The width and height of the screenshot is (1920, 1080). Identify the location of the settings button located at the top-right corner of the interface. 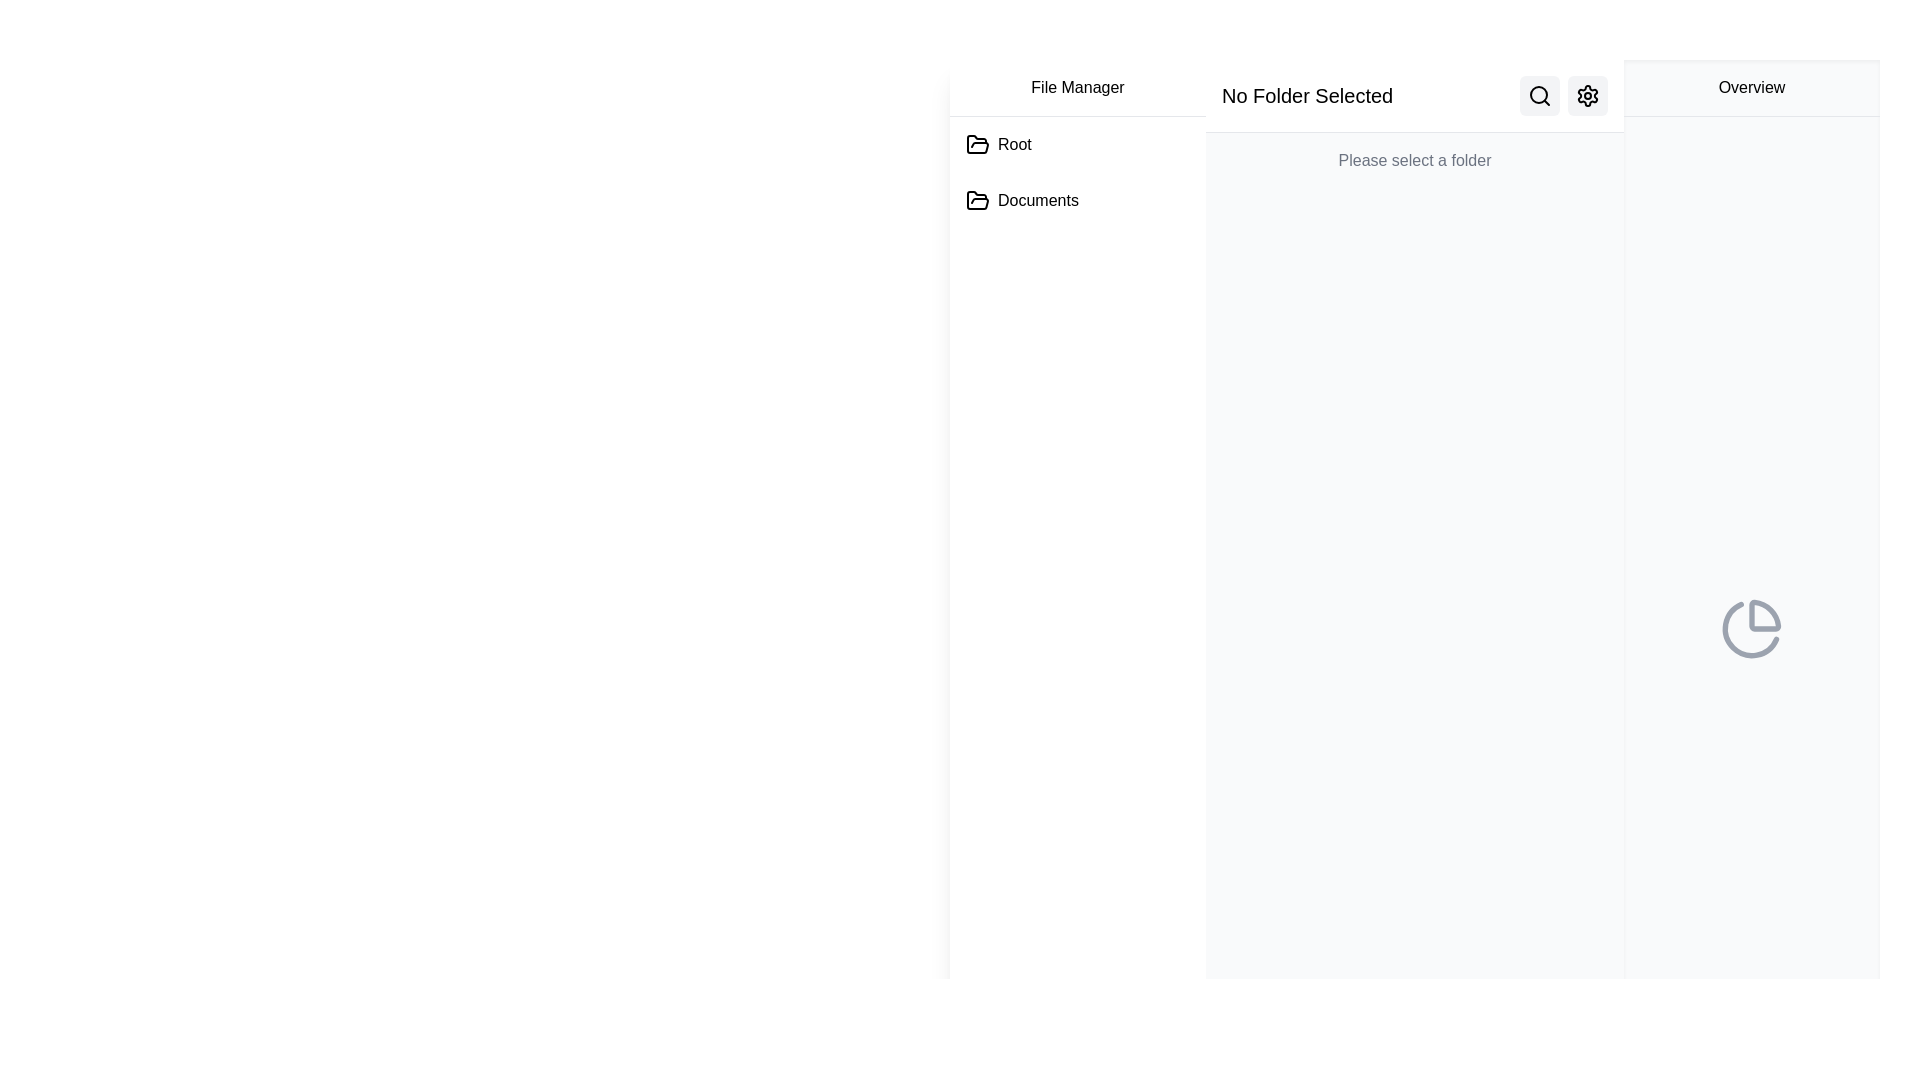
(1587, 96).